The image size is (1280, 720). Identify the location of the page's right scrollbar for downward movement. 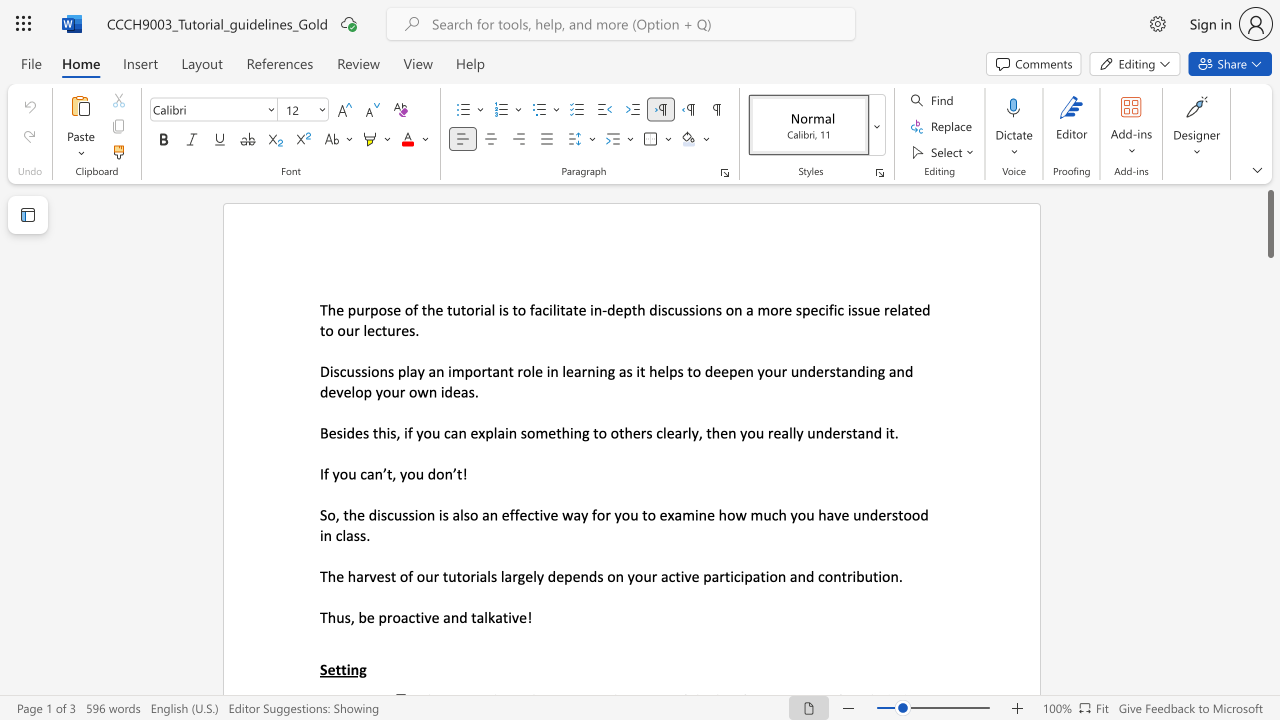
(1269, 650).